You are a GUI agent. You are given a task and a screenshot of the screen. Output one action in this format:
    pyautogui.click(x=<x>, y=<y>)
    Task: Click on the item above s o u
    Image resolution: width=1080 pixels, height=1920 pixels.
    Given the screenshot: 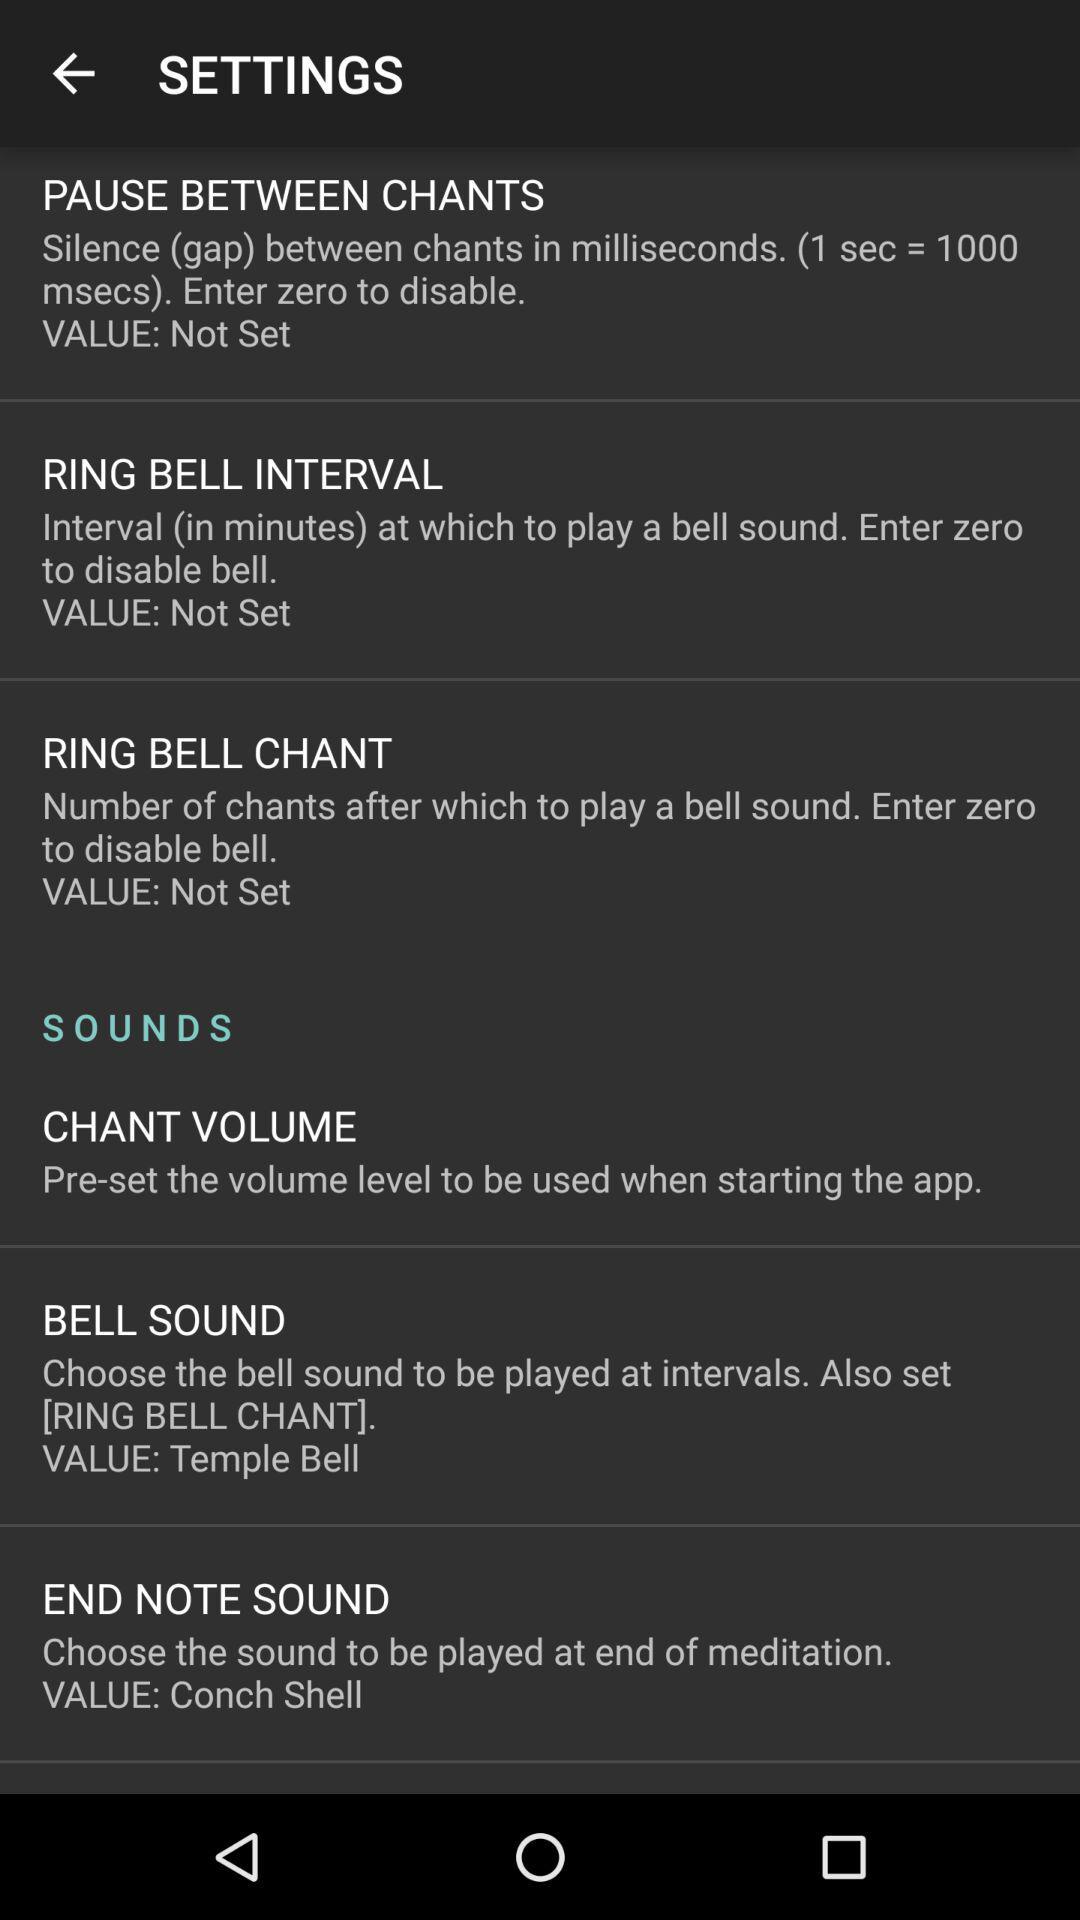 What is the action you would take?
    pyautogui.click(x=540, y=847)
    